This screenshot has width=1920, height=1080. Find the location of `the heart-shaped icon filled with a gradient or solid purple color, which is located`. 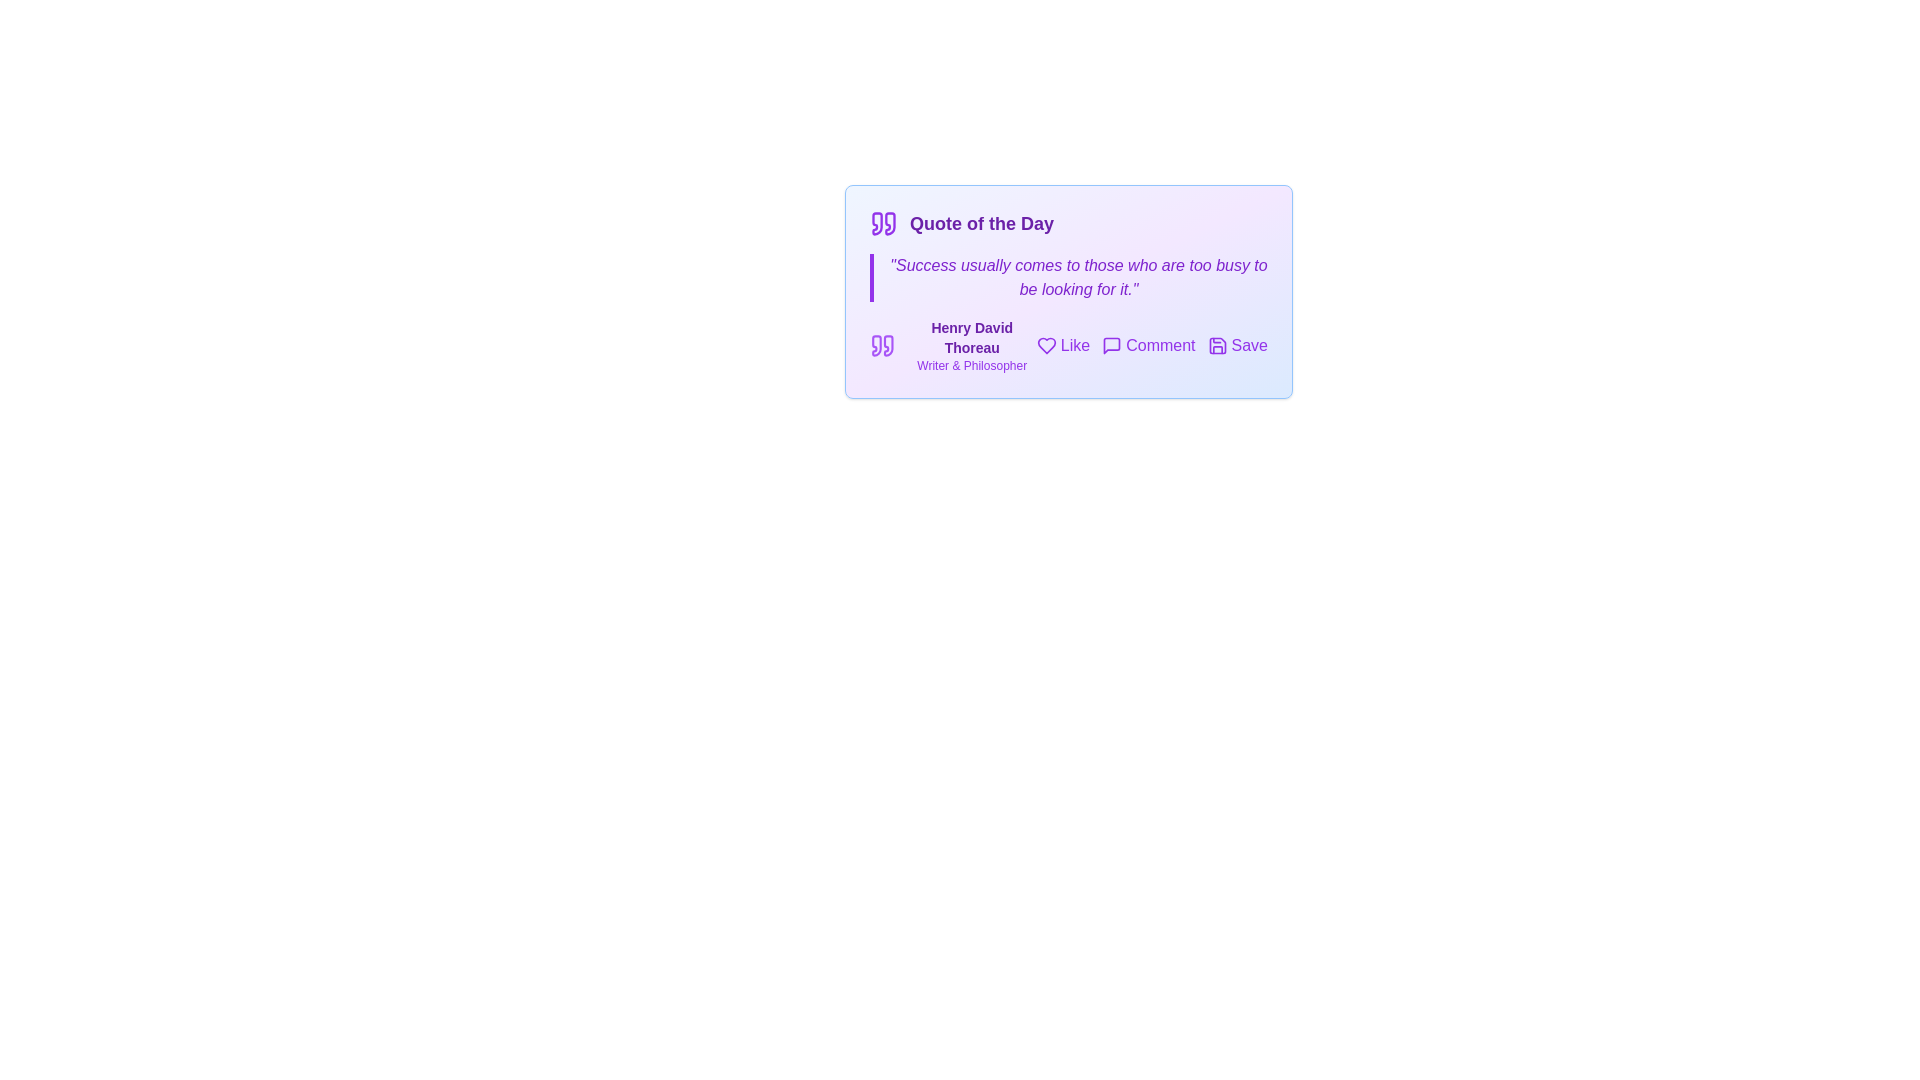

the heart-shaped icon filled with a gradient or solid purple color, which is located is located at coordinates (1045, 345).